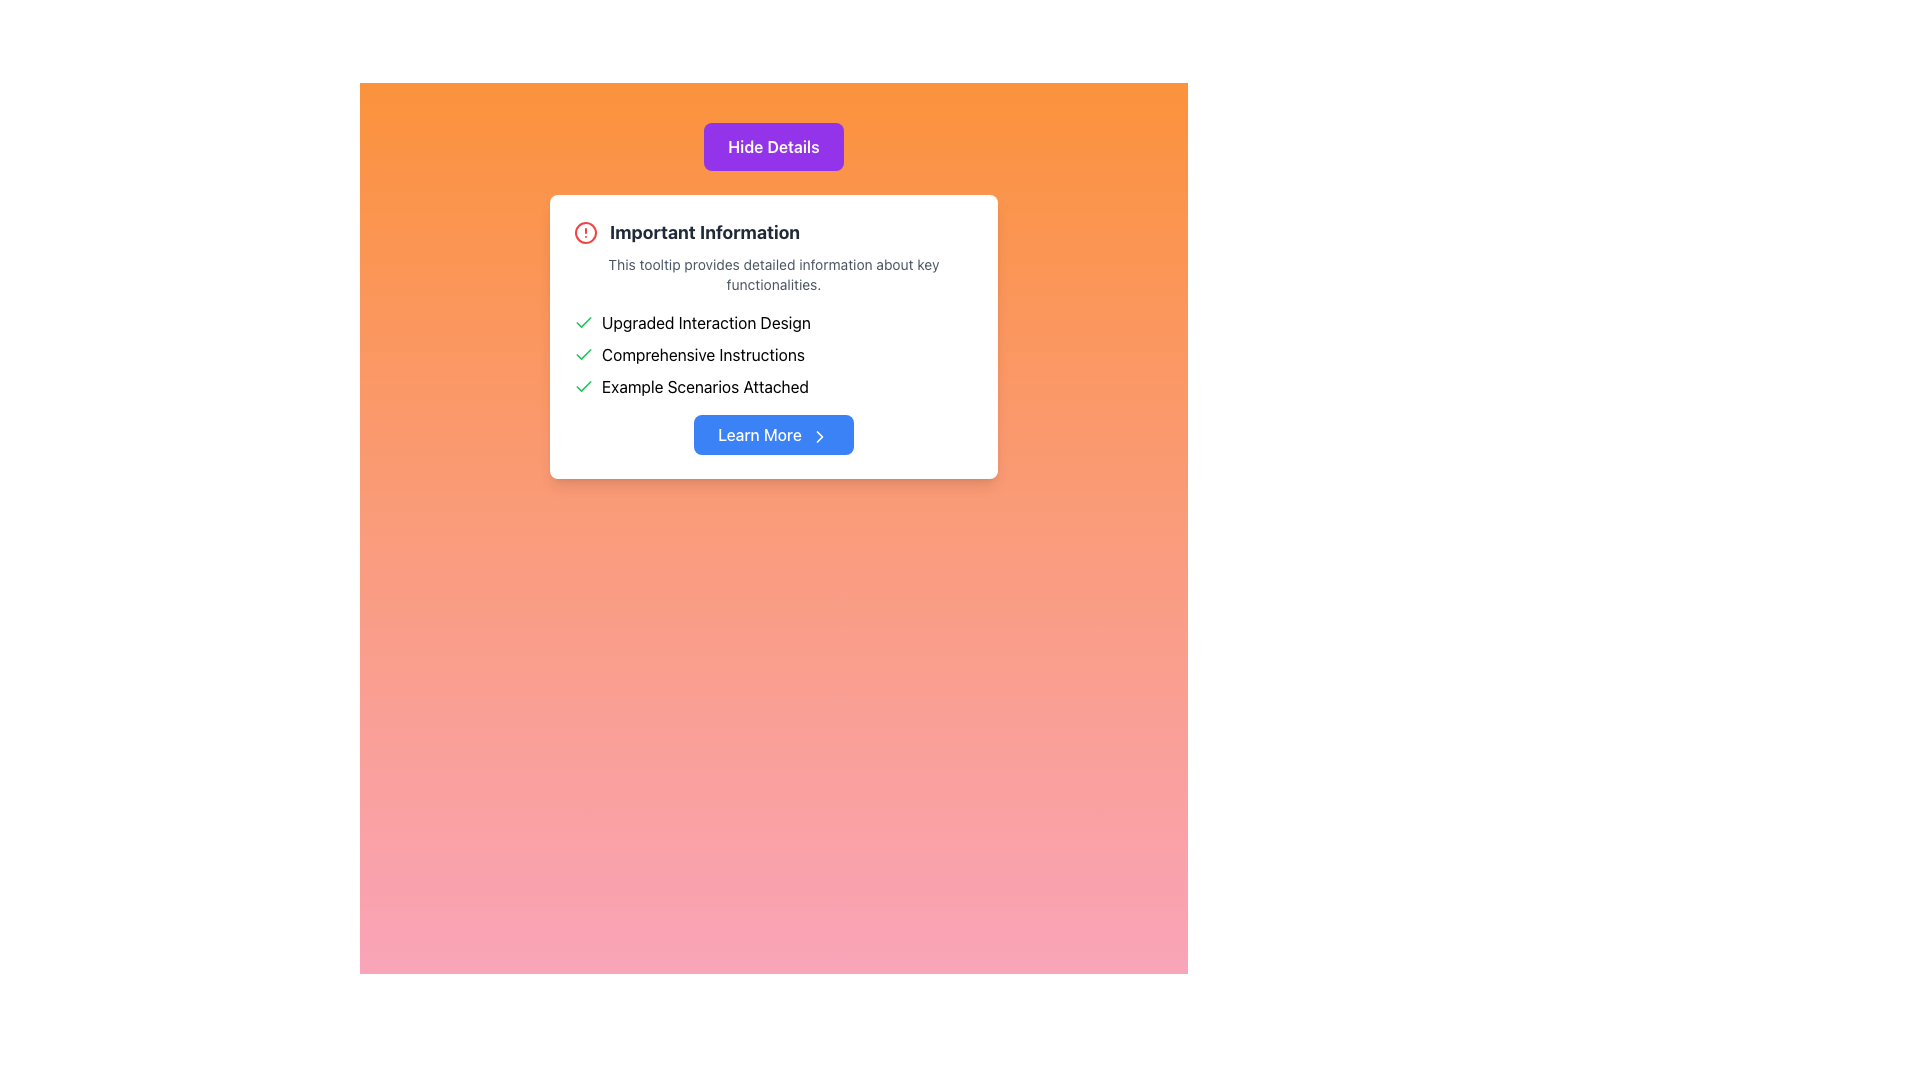 This screenshot has width=1920, height=1080. What do you see at coordinates (772, 231) in the screenshot?
I see `the 'Important Information' Text Label with Icon that features a bold, dark text and a red alert symbol, positioned at the top of a white, rounded rectangular card` at bounding box center [772, 231].